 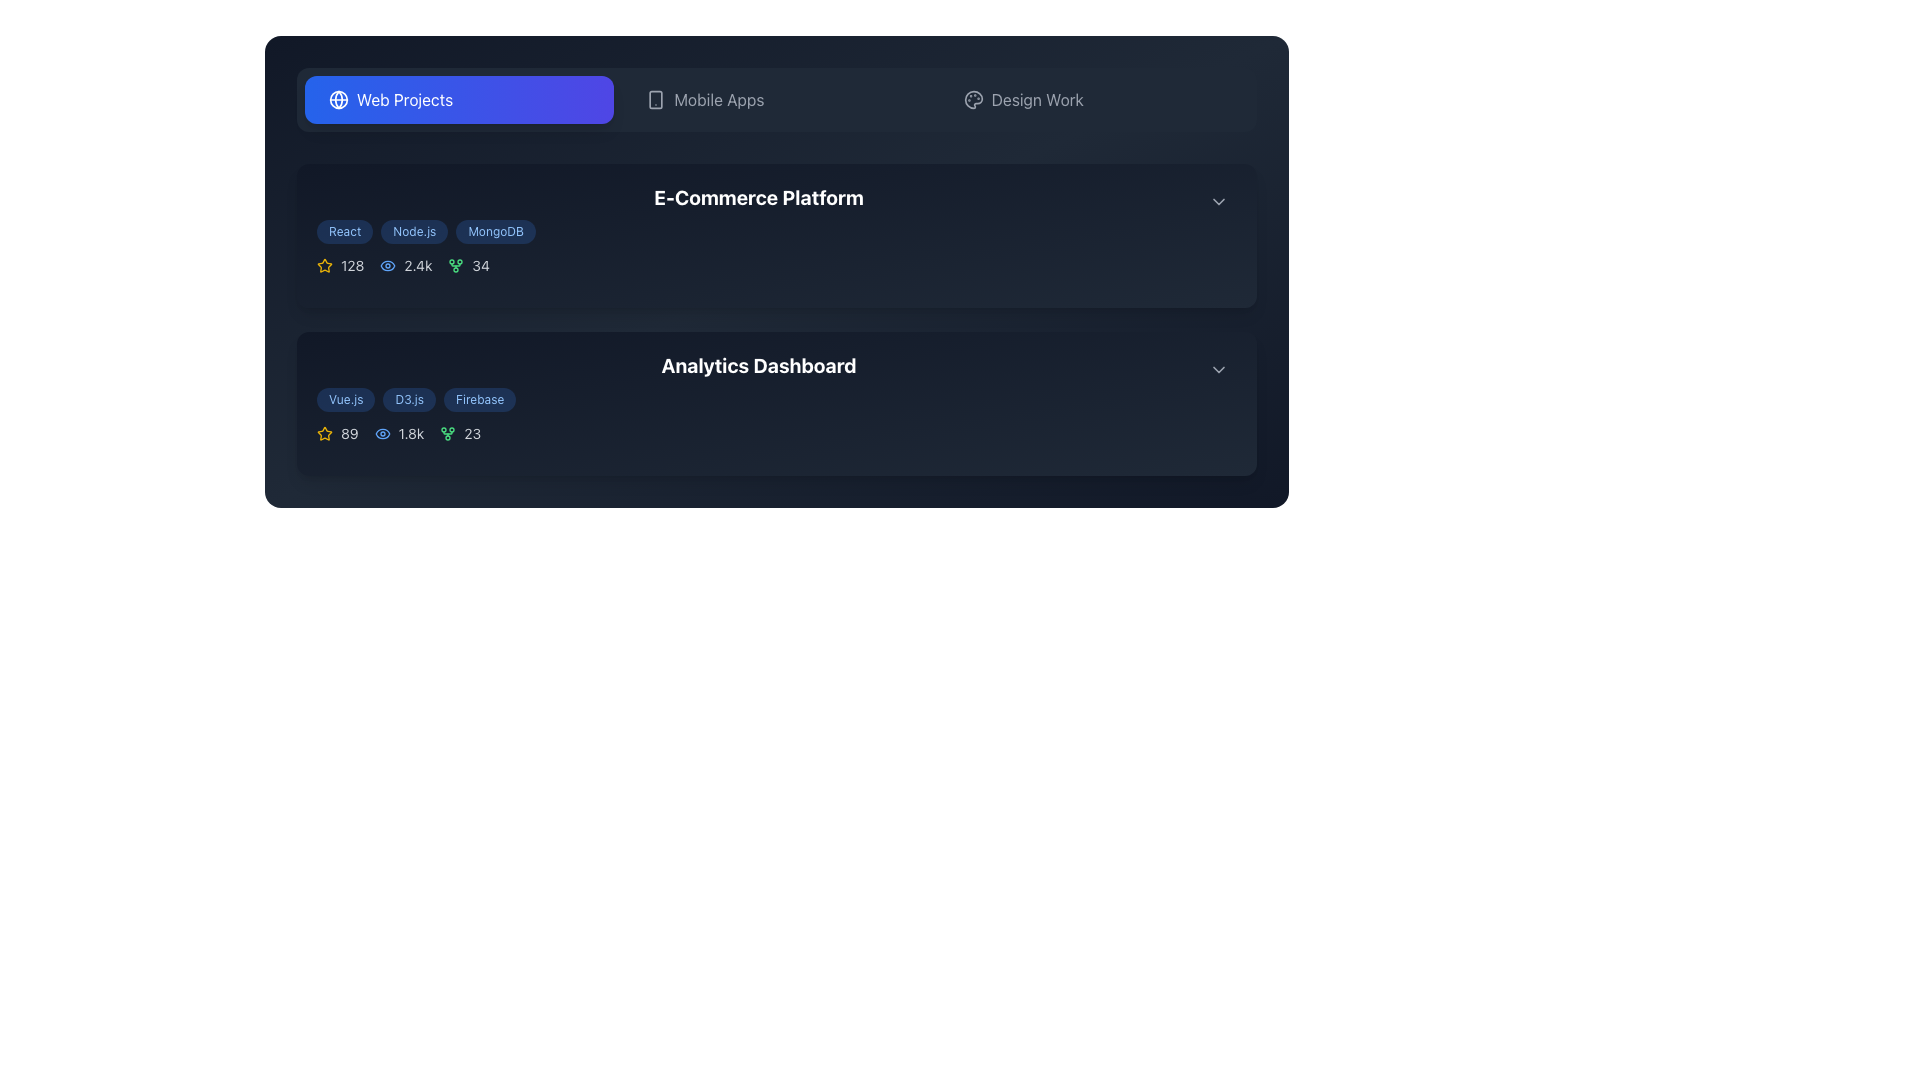 I want to click on the small green git fork icon, which consists of three interconnected circles in a triangular arrangement, located to the right of the numeric label '34', so click(x=455, y=265).